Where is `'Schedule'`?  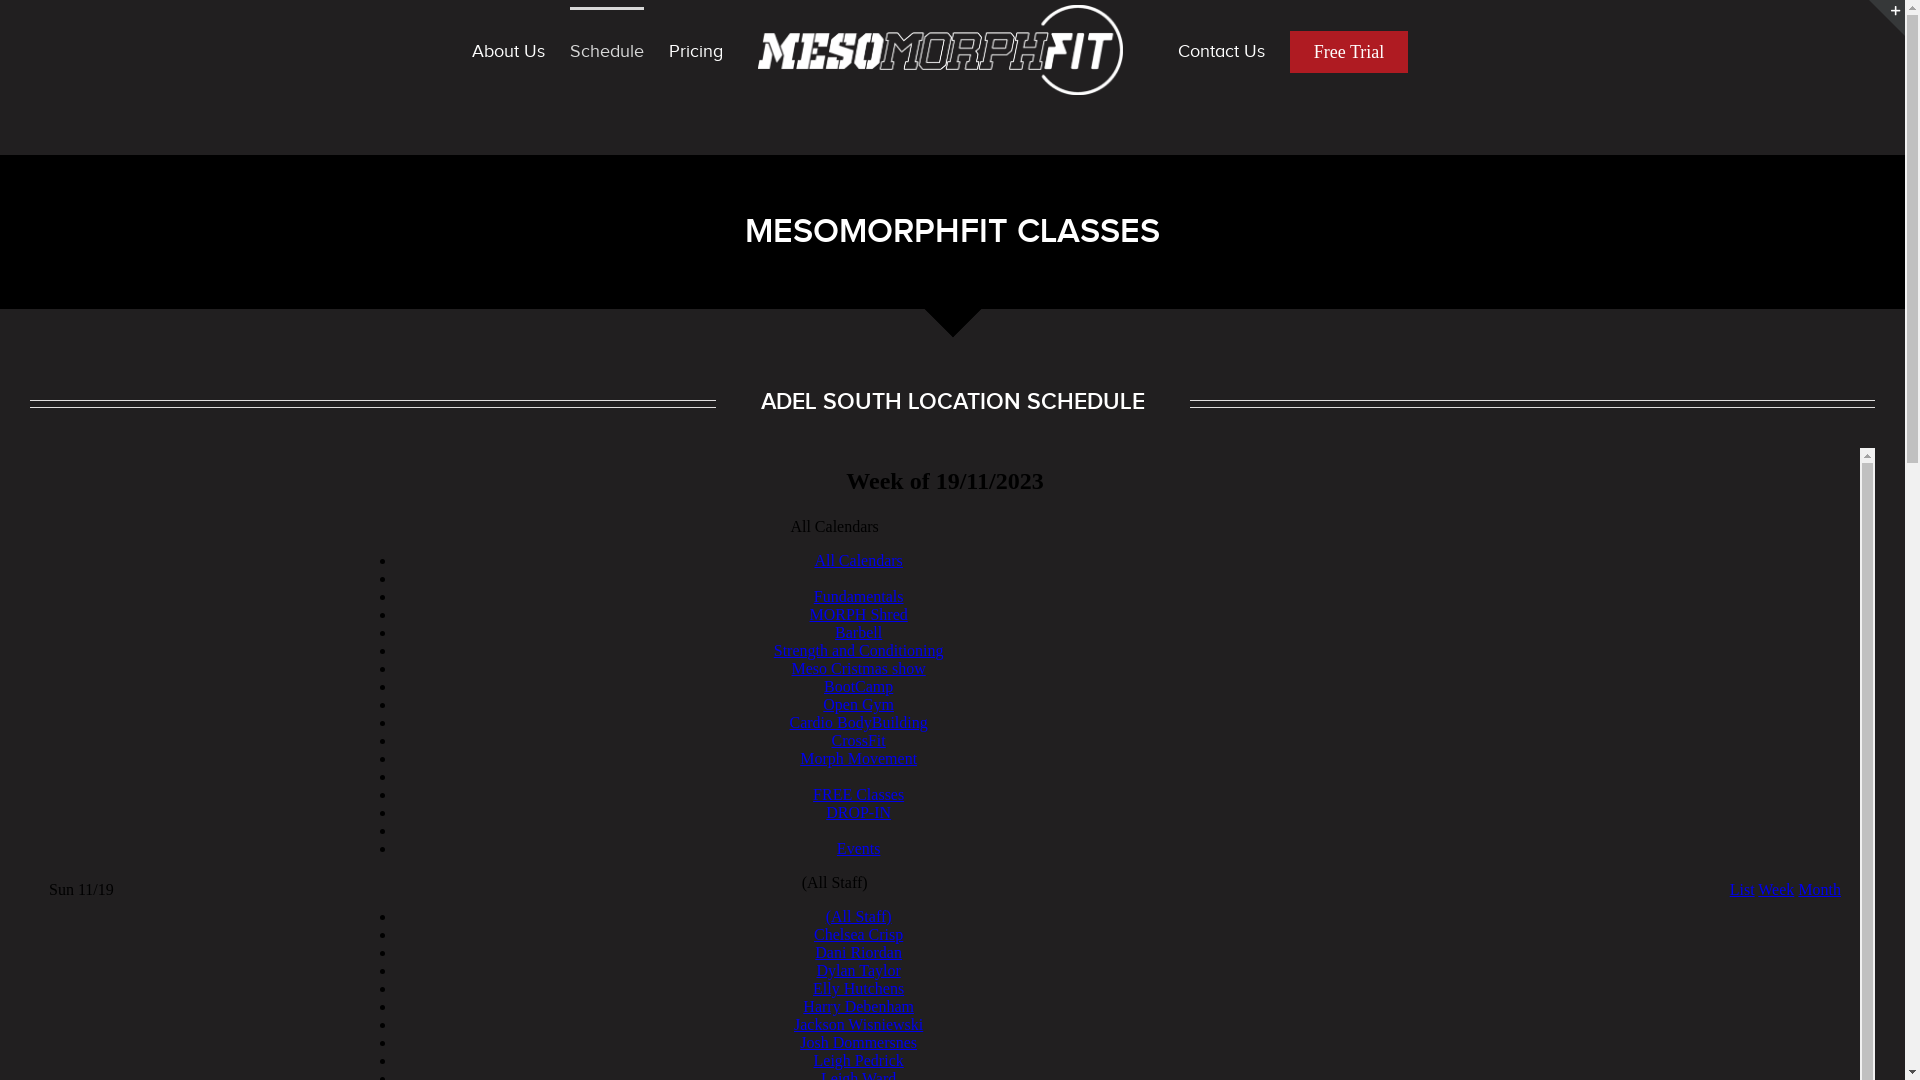 'Schedule' is located at coordinates (569, 49).